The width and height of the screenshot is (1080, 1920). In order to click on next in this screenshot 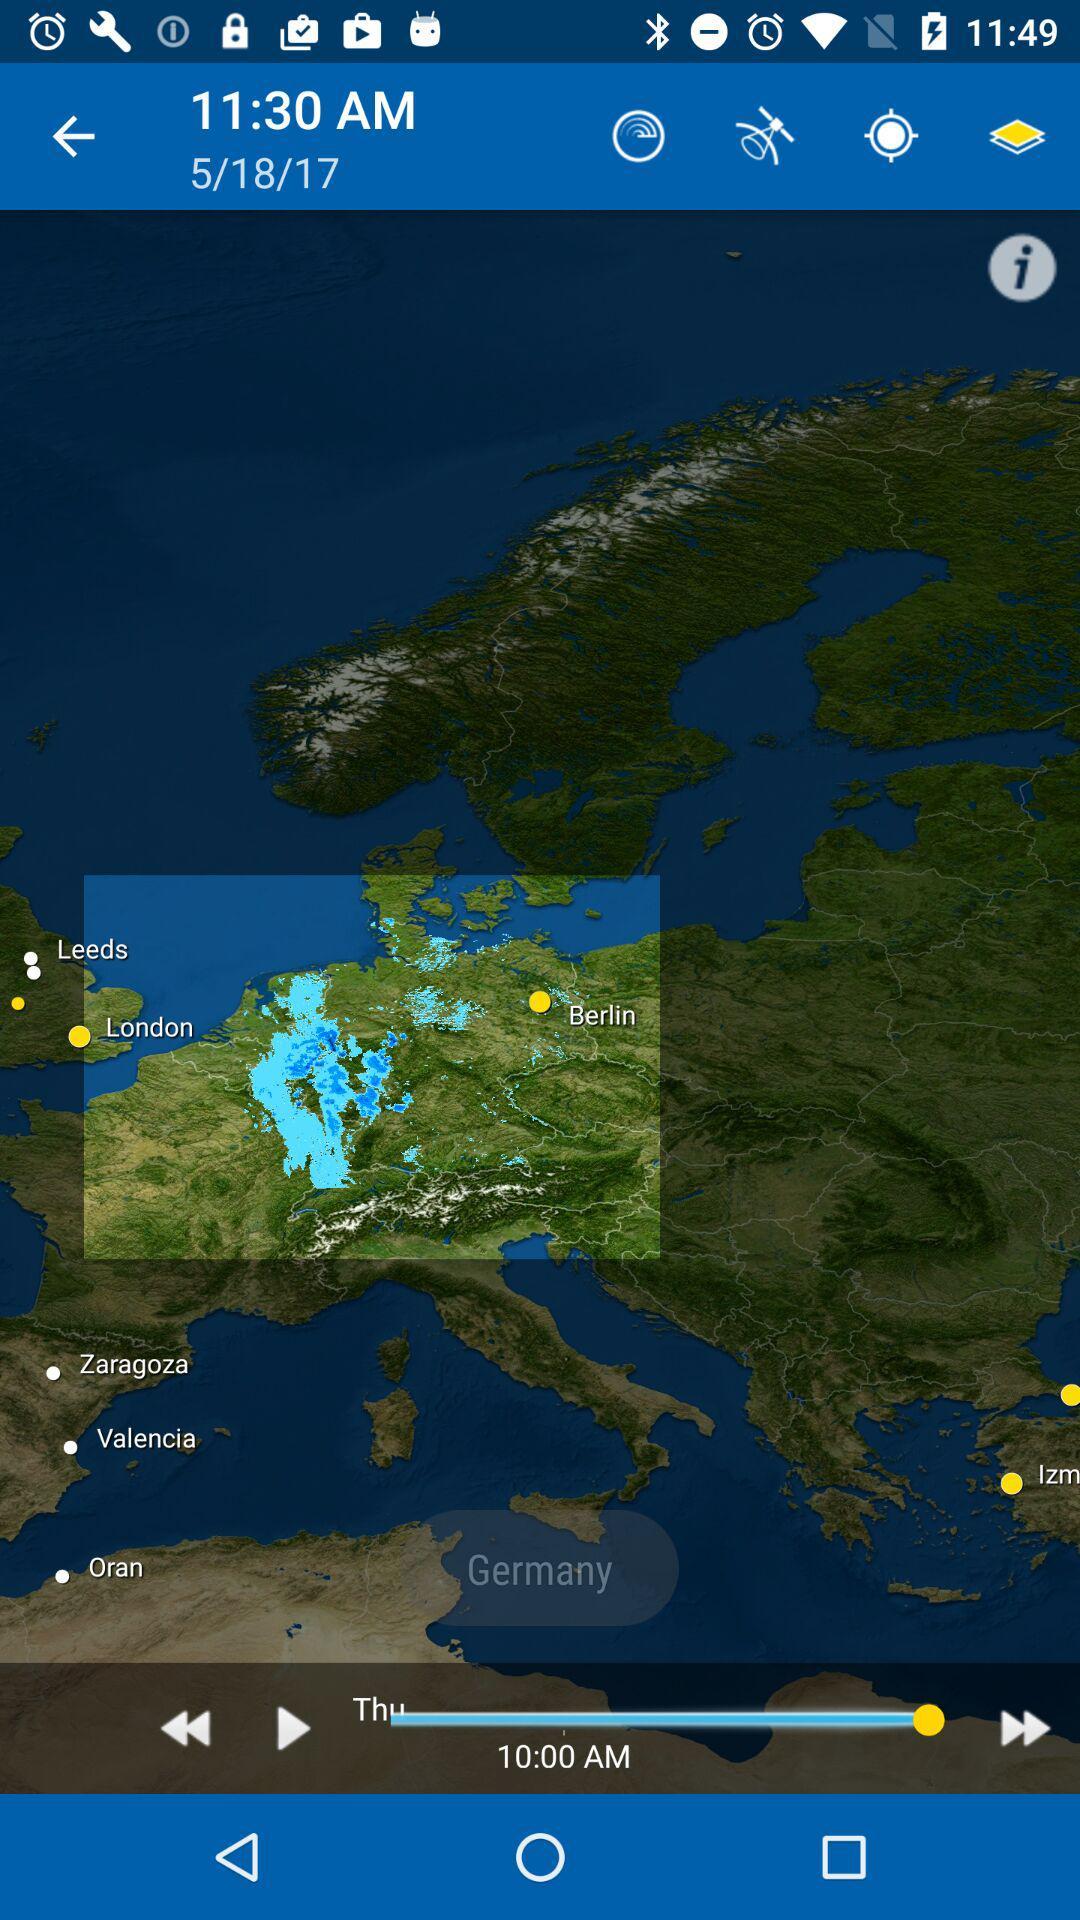, I will do `click(1025, 1727)`.